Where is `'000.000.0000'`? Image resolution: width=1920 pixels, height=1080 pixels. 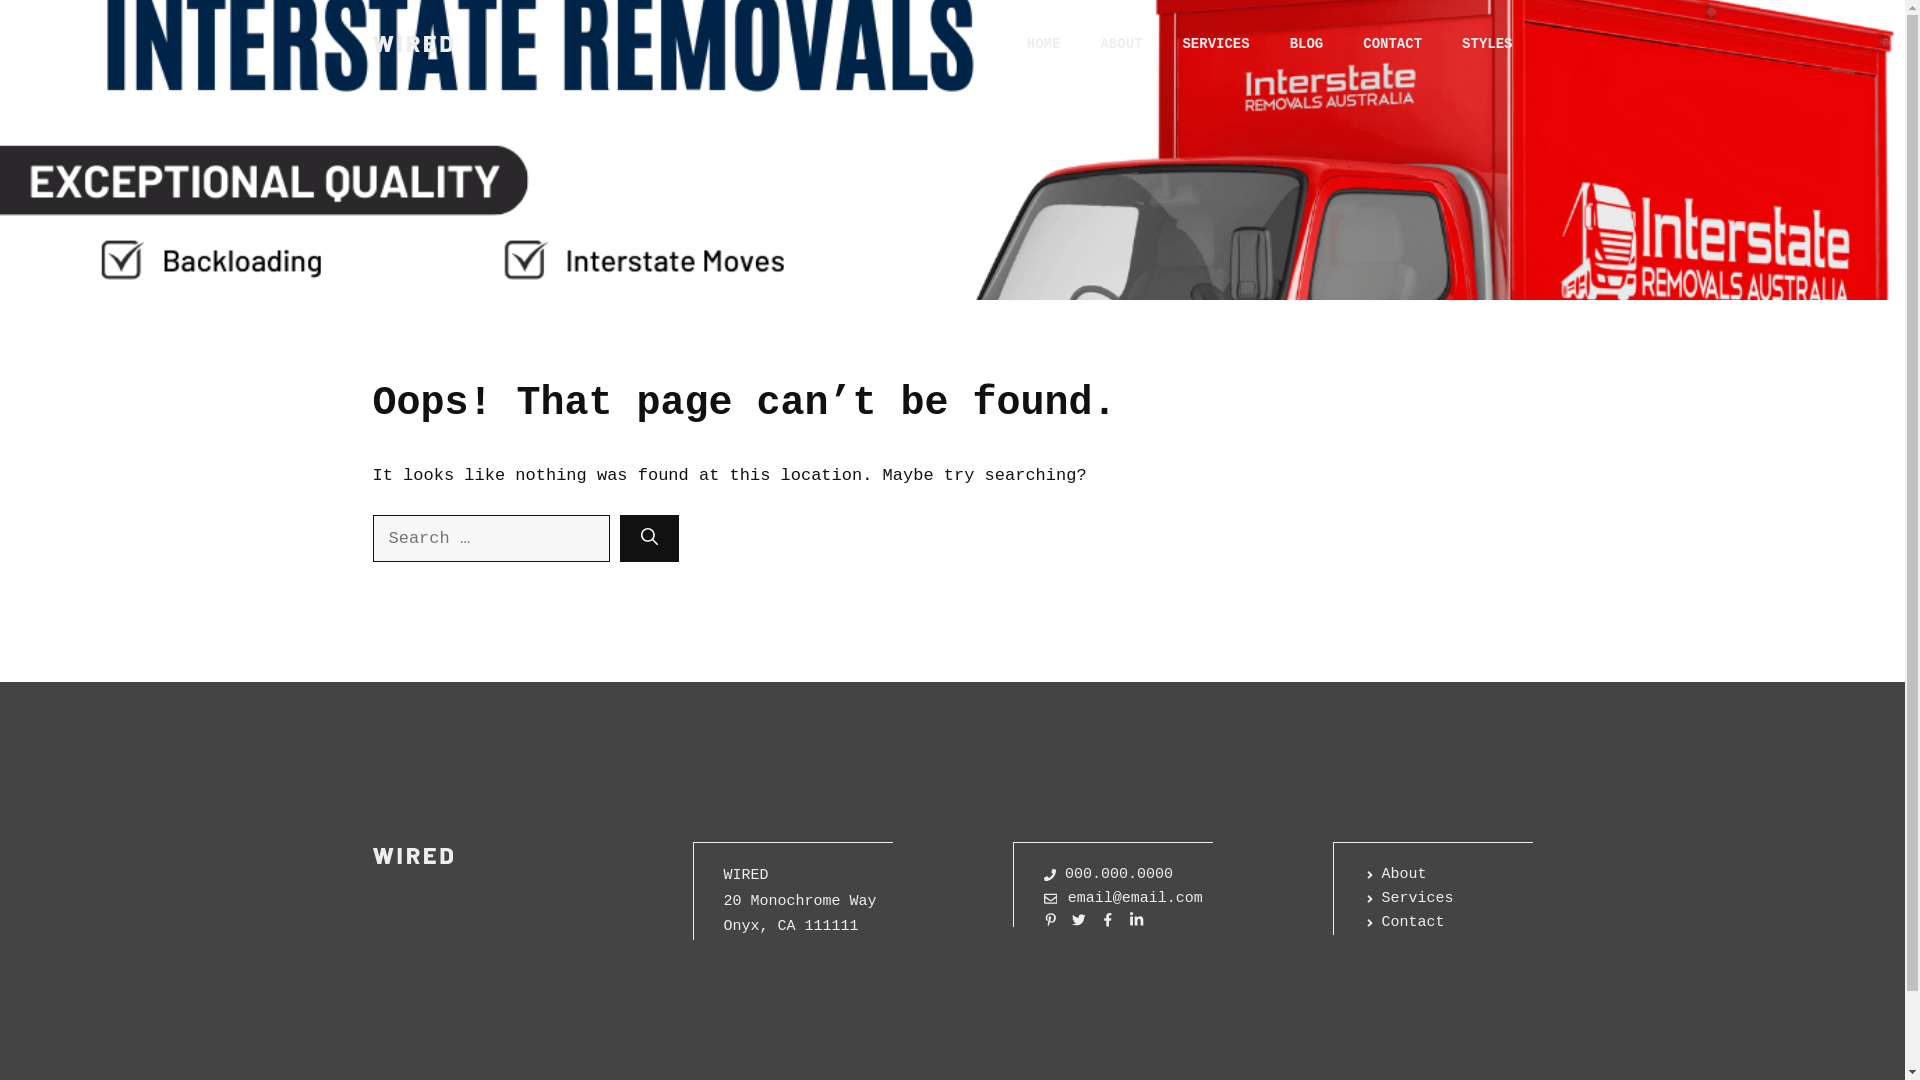
'000.000.0000' is located at coordinates (1107, 874).